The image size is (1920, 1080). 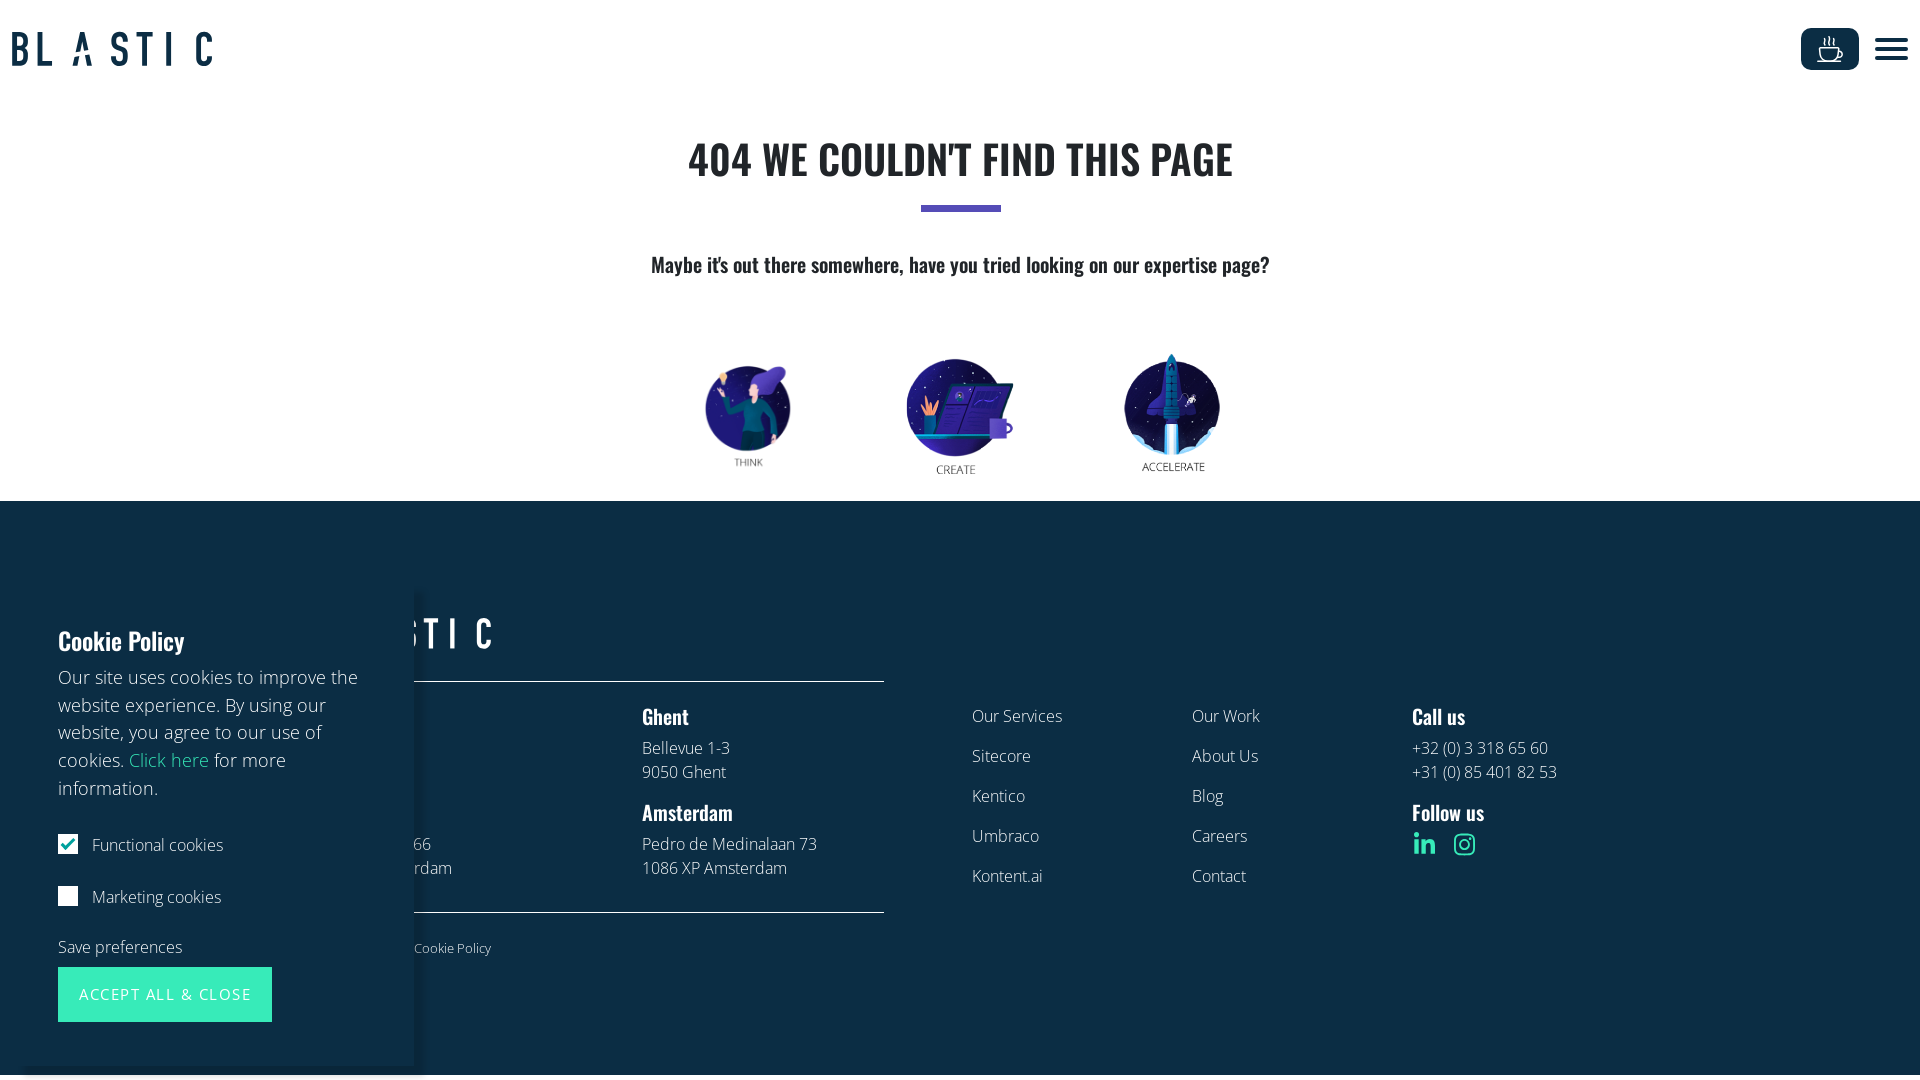 What do you see at coordinates (1005, 836) in the screenshot?
I see `'Umbraco'` at bounding box center [1005, 836].